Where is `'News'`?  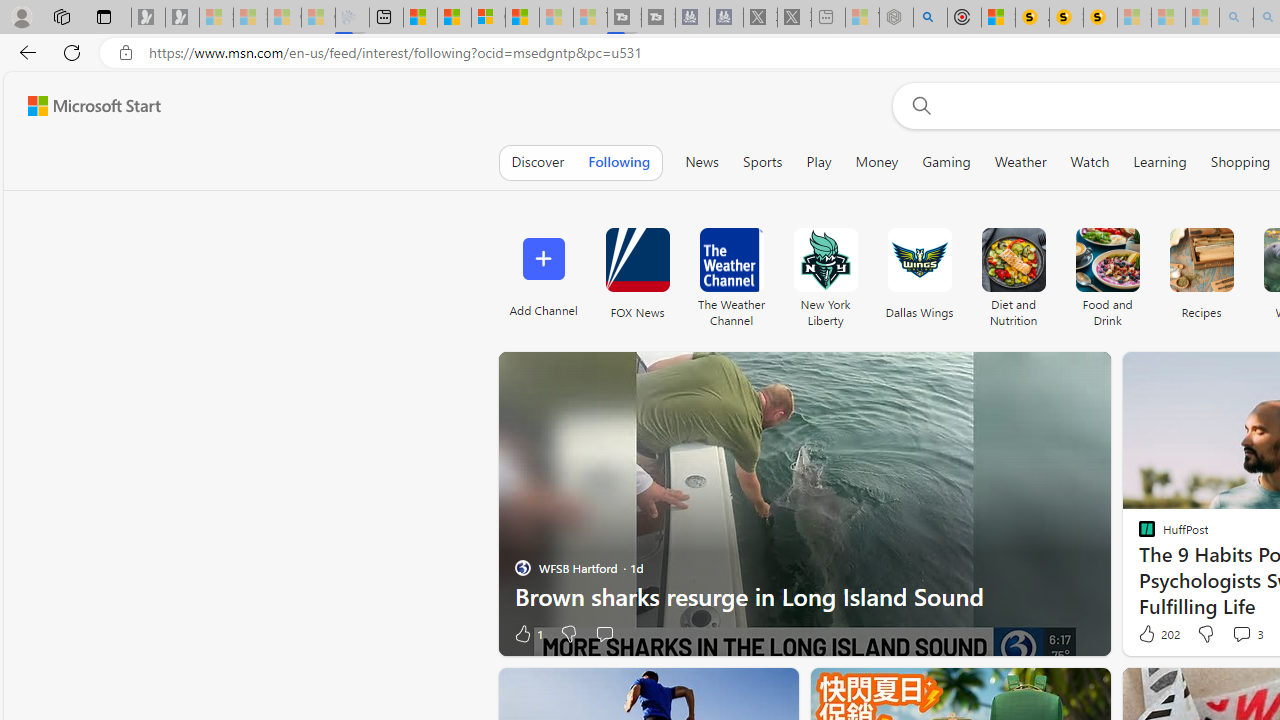
'News' is located at coordinates (702, 161).